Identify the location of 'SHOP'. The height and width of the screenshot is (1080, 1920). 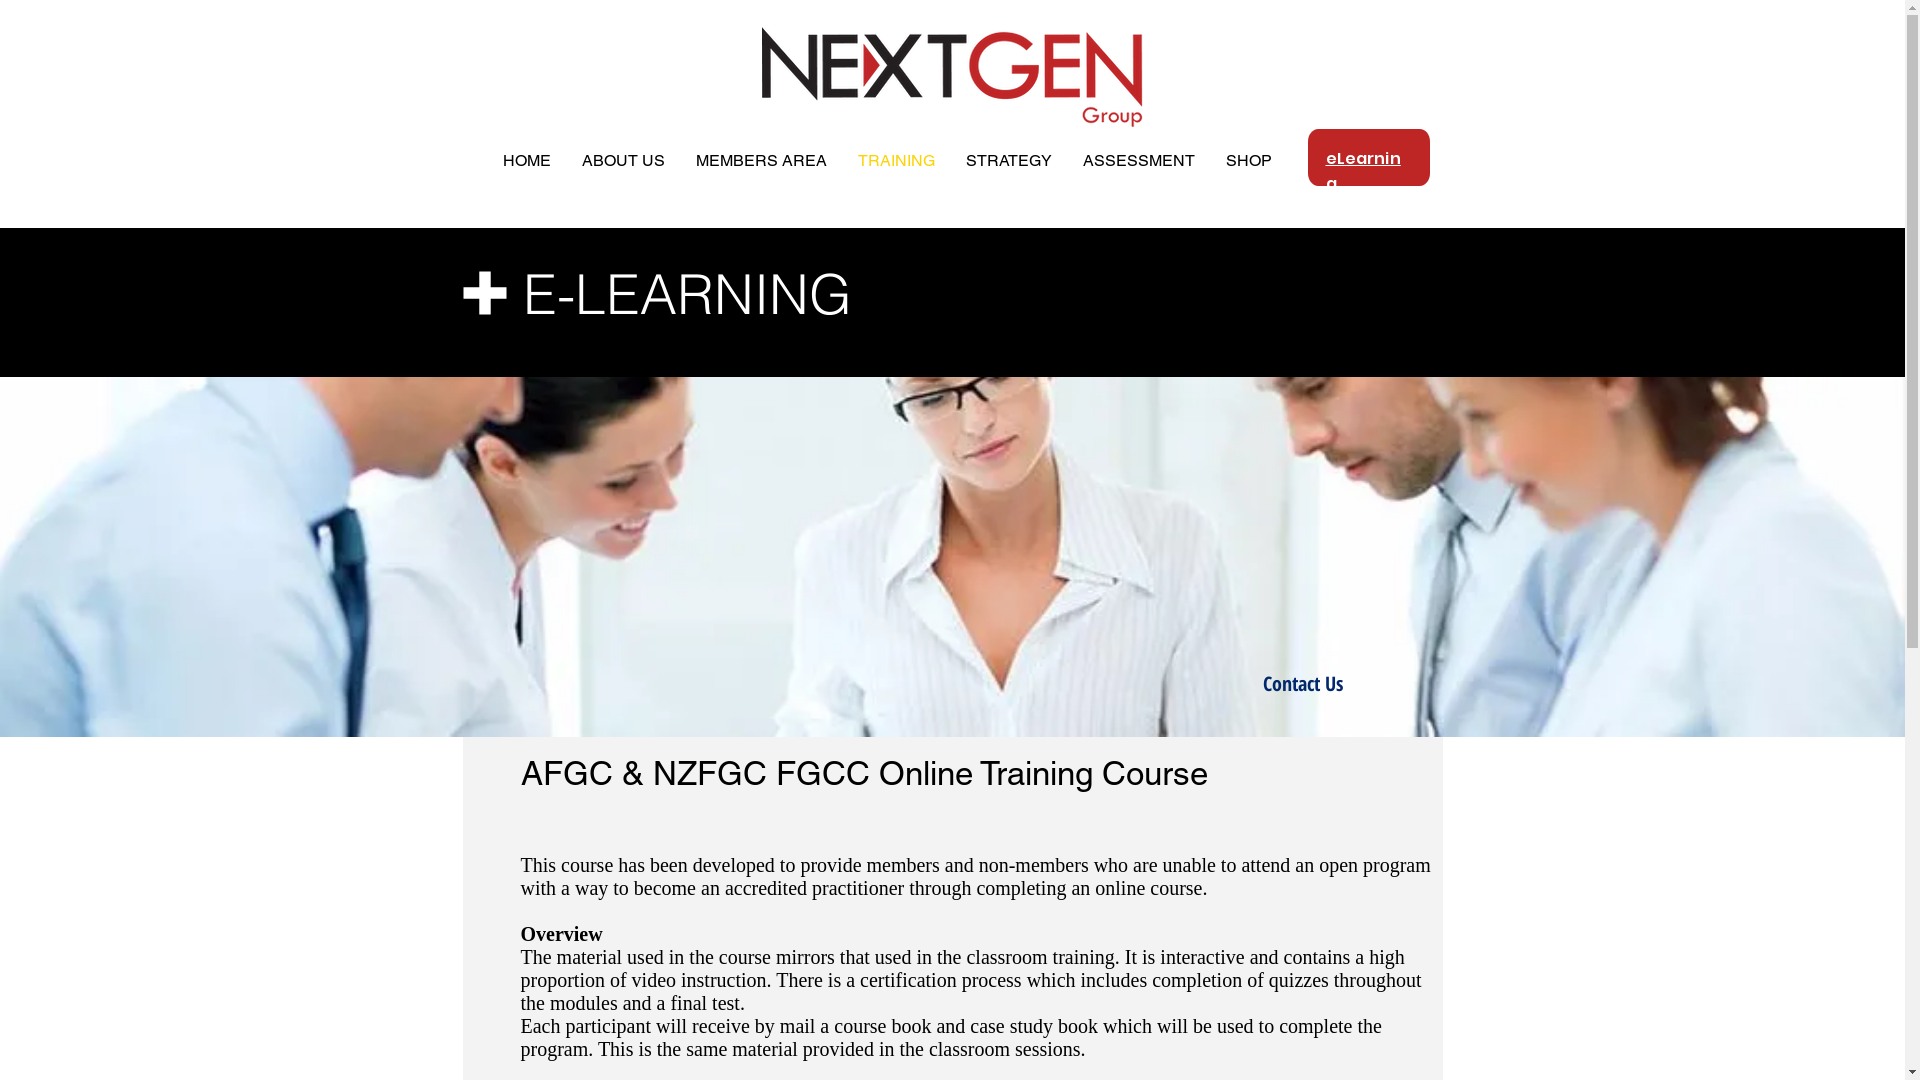
(1247, 160).